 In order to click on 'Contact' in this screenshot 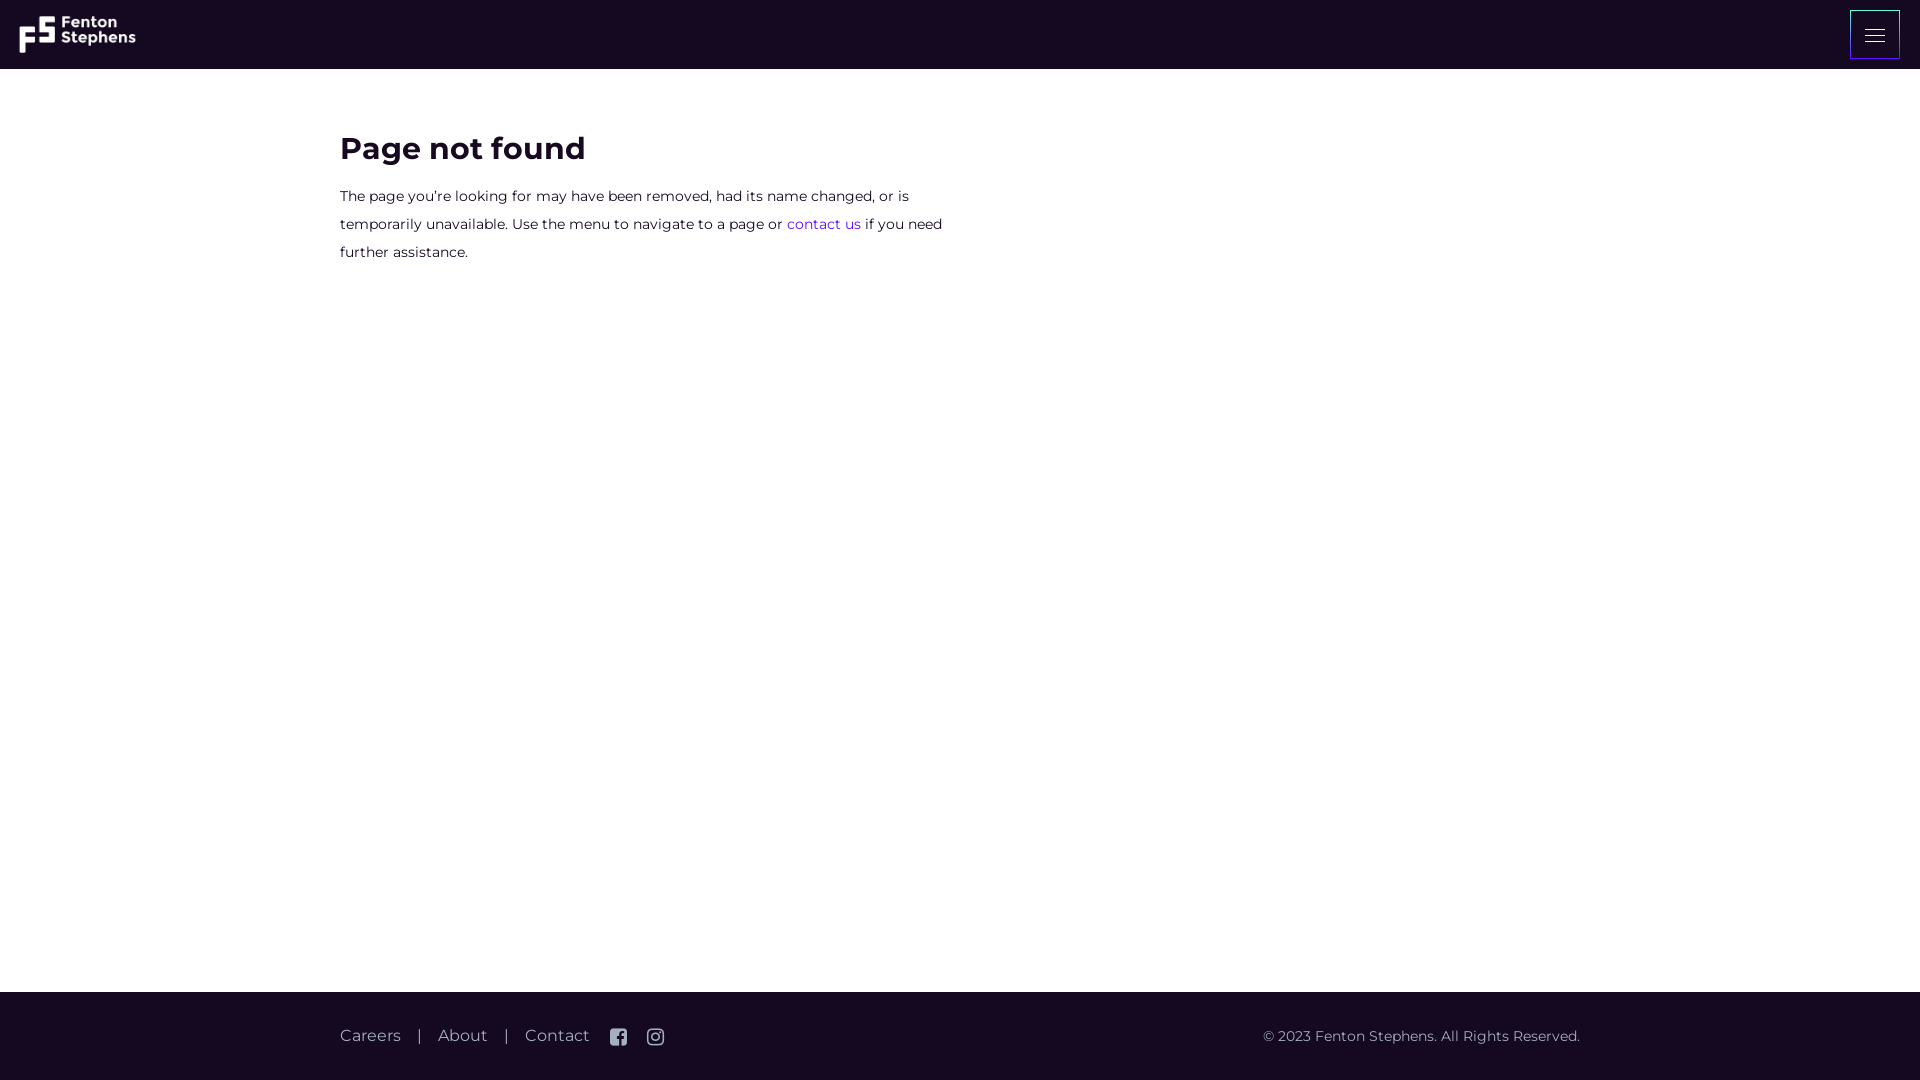, I will do `click(557, 1035)`.